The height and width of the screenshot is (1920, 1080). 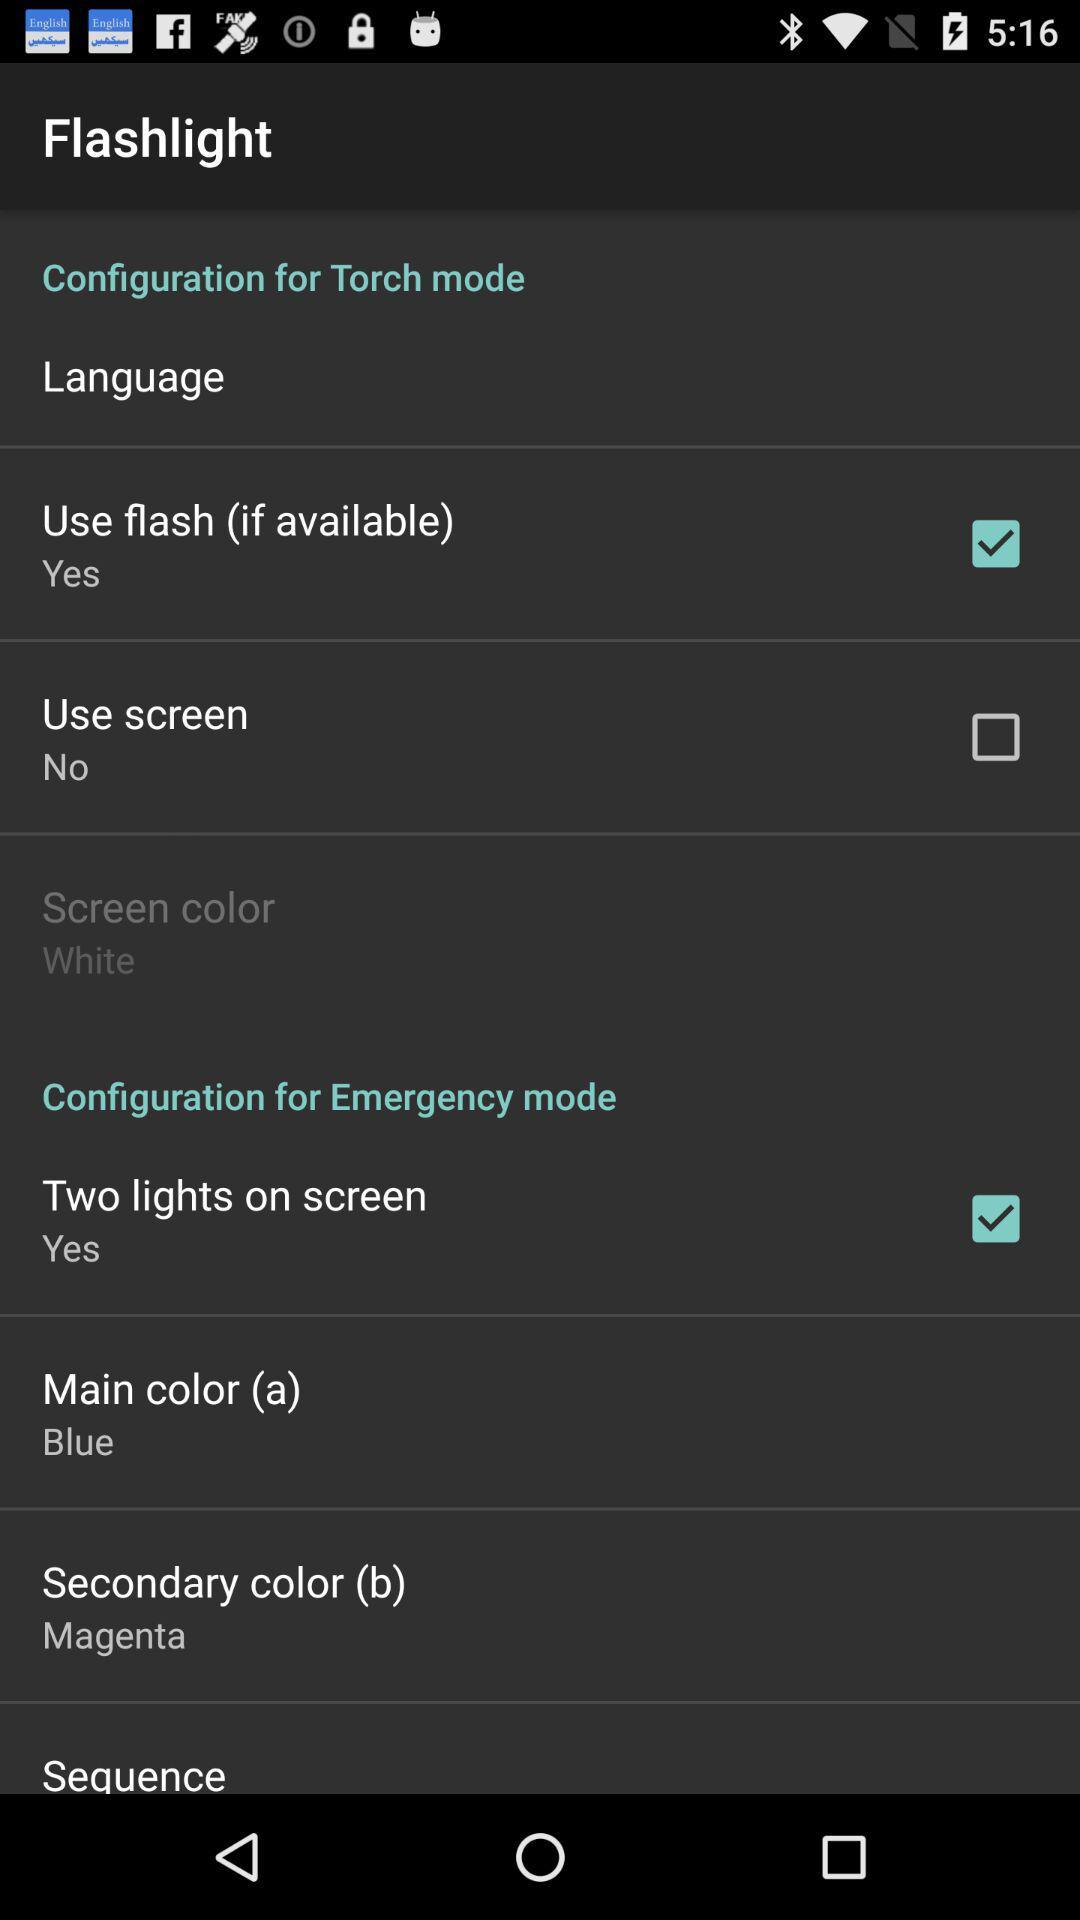 What do you see at coordinates (170, 1386) in the screenshot?
I see `the main color (a) app` at bounding box center [170, 1386].